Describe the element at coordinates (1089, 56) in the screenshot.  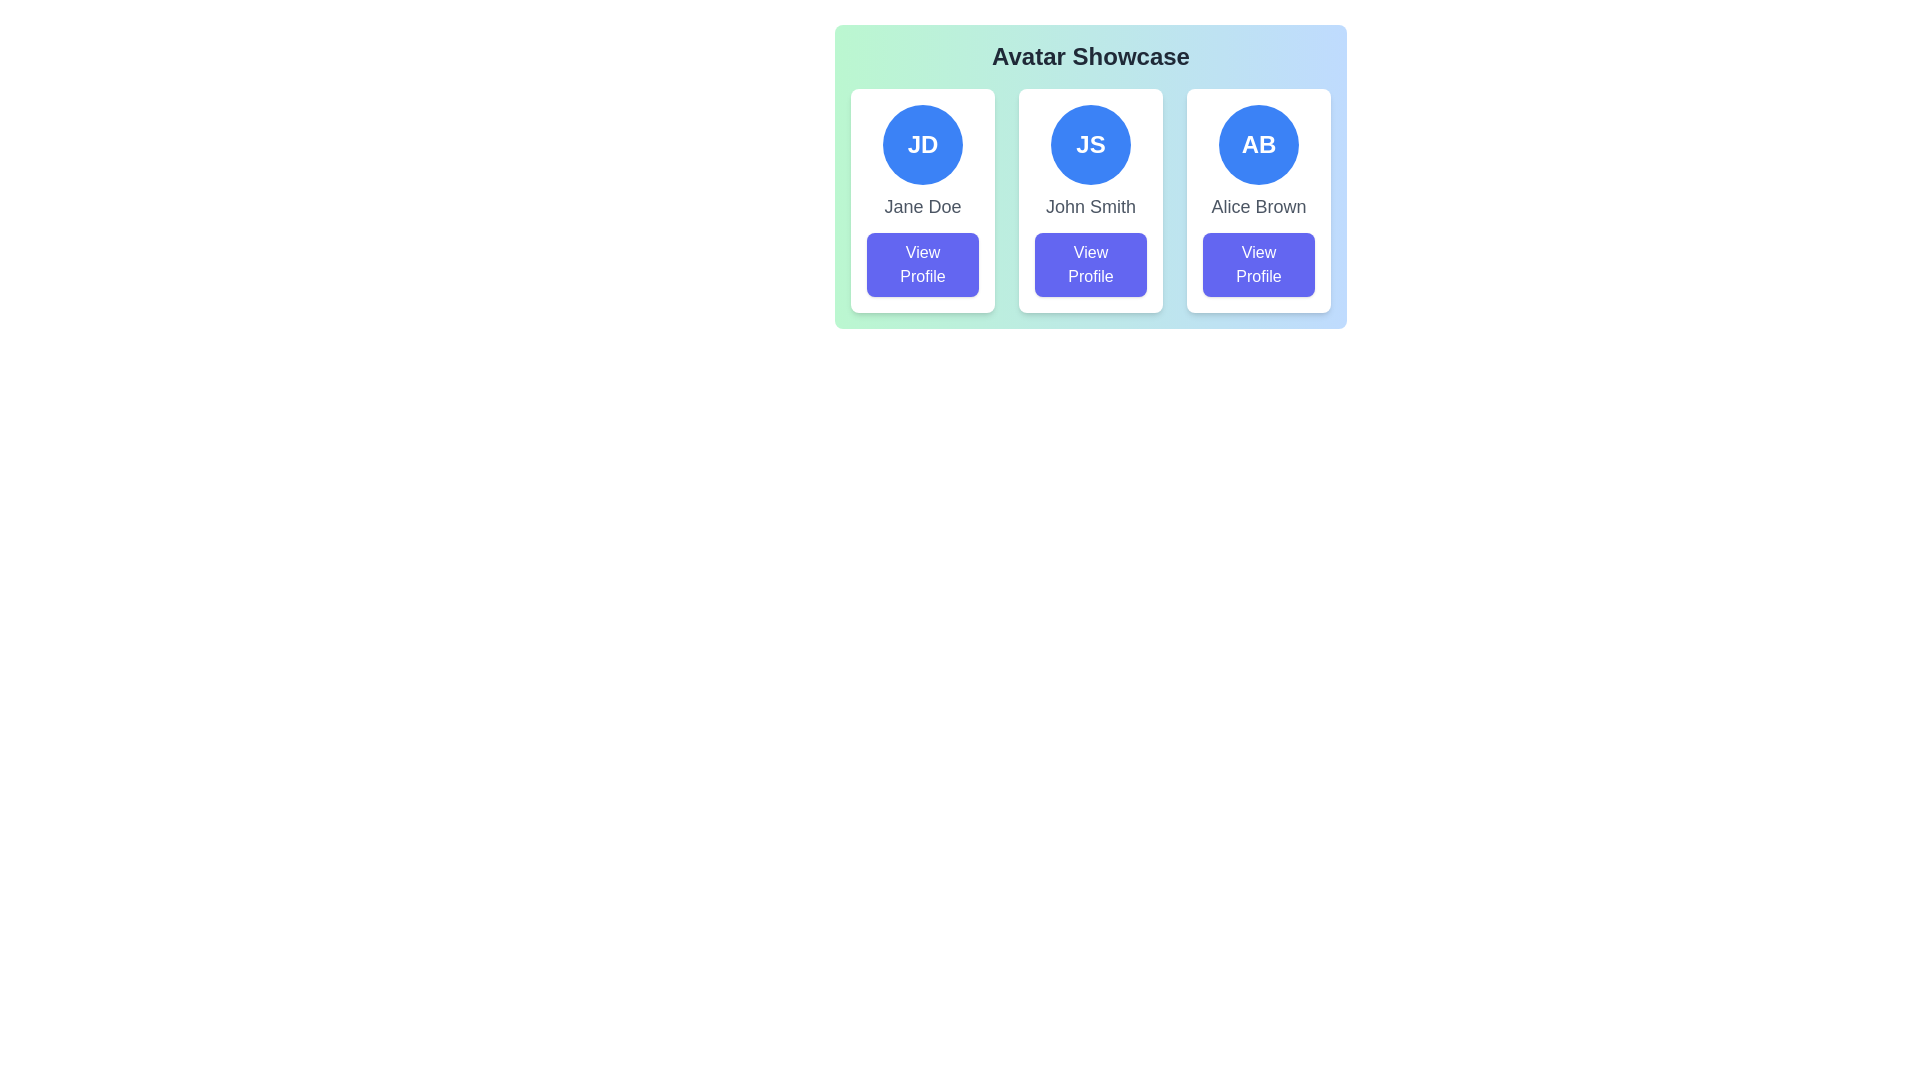
I see `the Text Header, which serves as a title for the content below it in the gradient-colored card` at that location.